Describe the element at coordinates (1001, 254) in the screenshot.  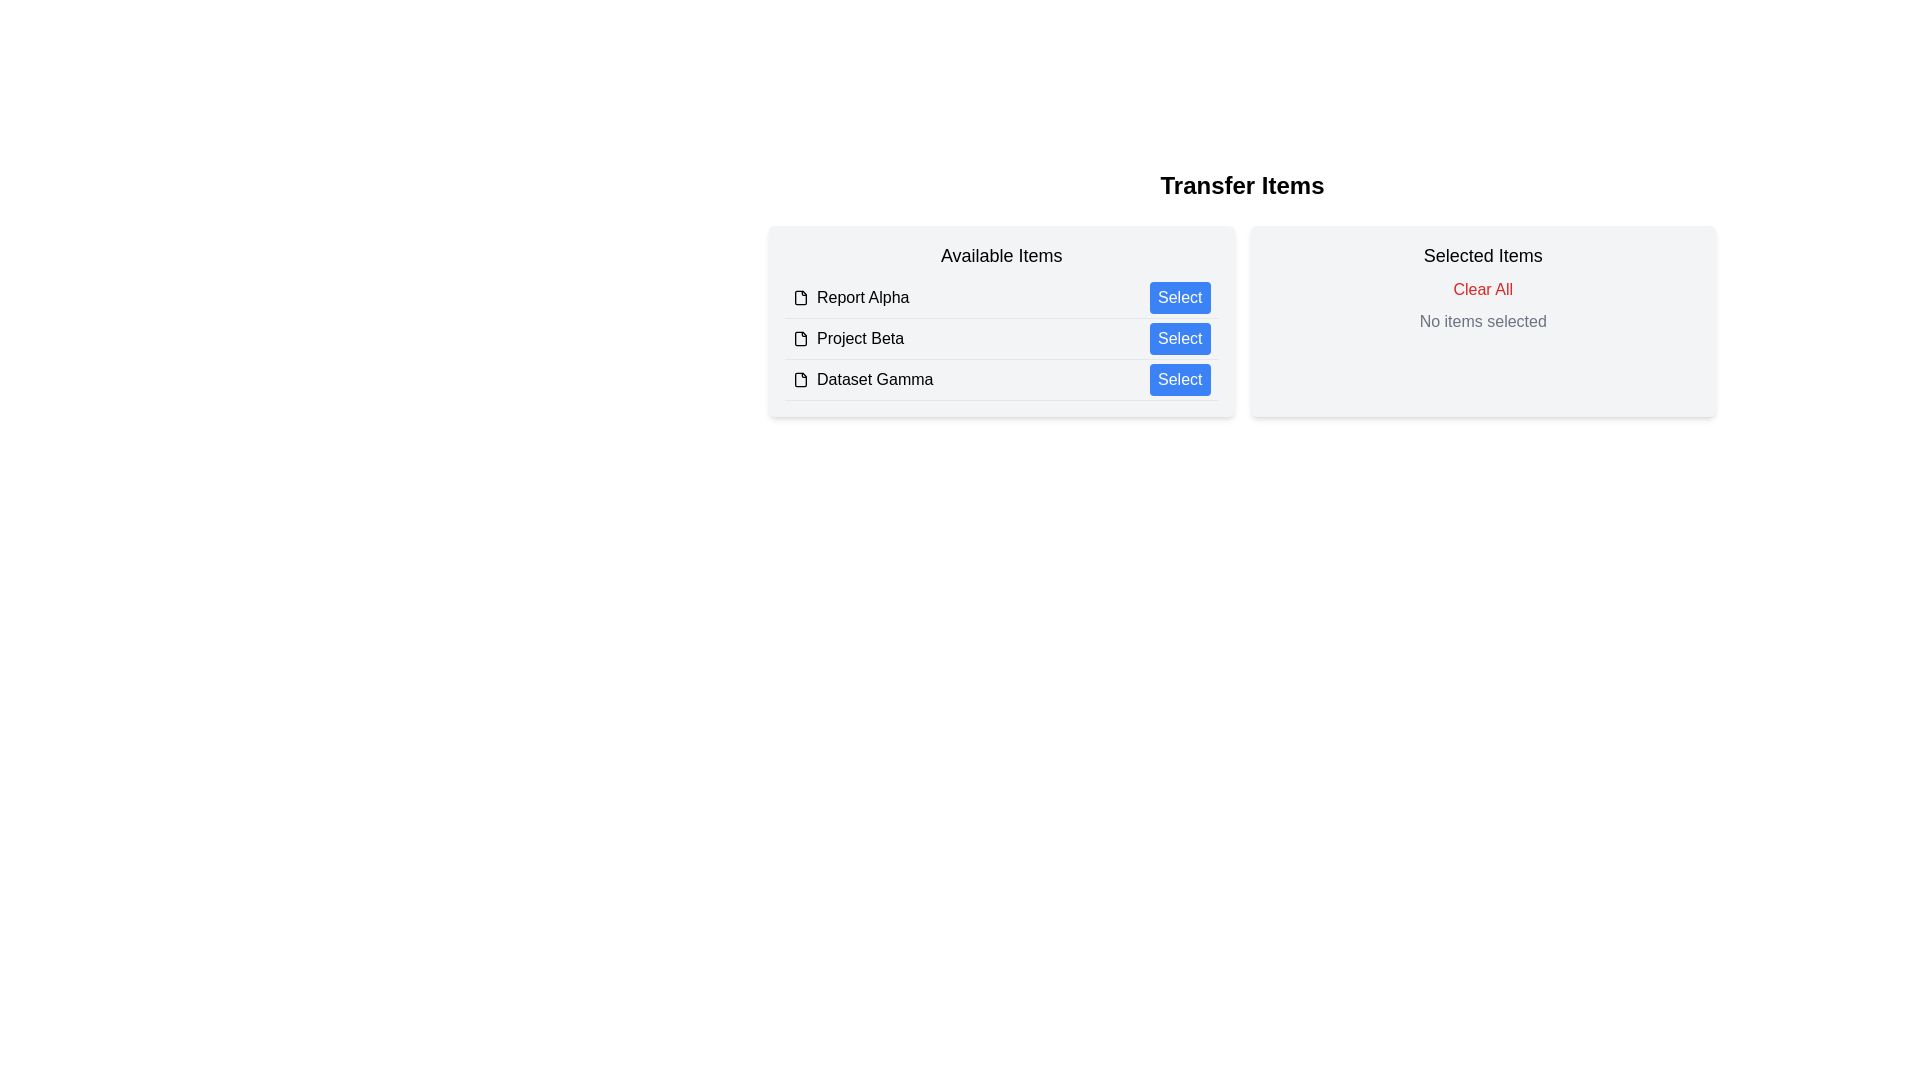
I see `the Text label at the top of the 'Available Items' section, which serves as a title for the grouping of items listed below it` at that location.